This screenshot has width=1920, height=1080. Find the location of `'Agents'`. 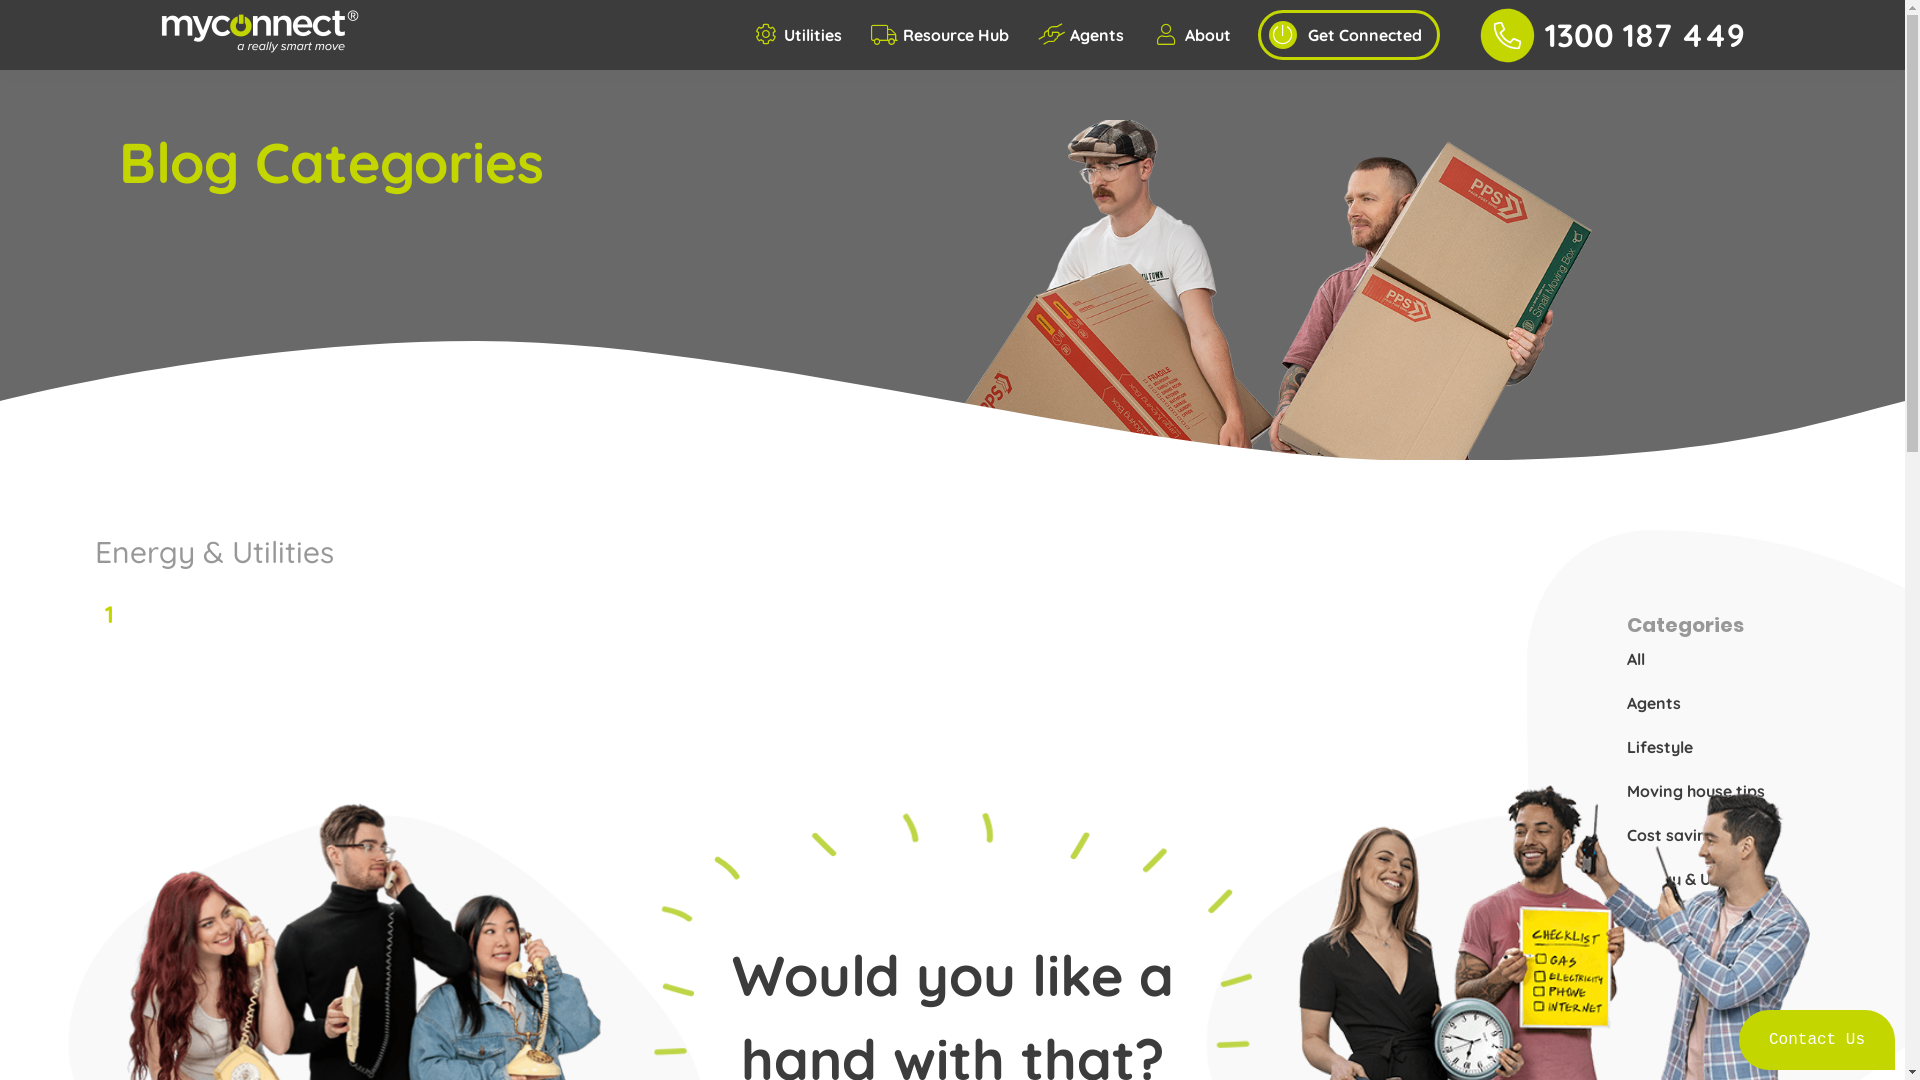

'Agents' is located at coordinates (1654, 701).